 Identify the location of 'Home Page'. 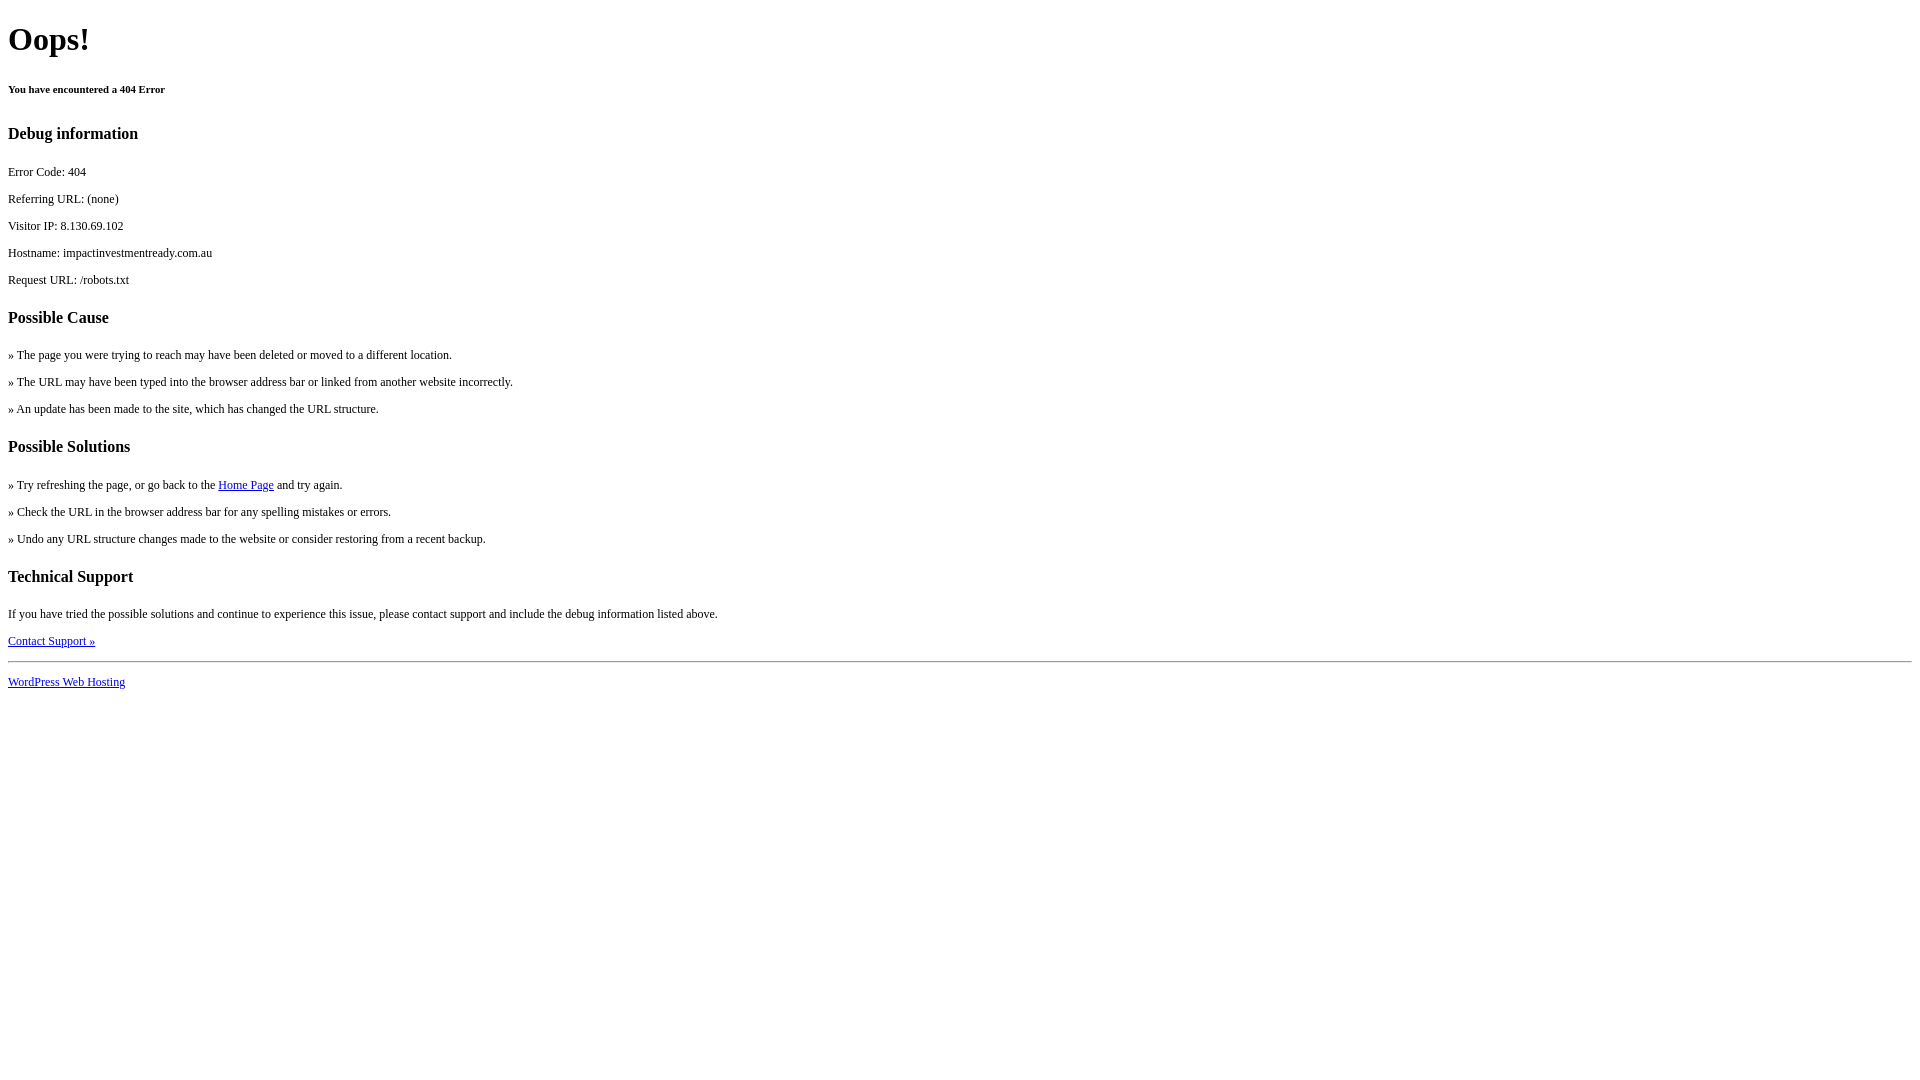
(217, 485).